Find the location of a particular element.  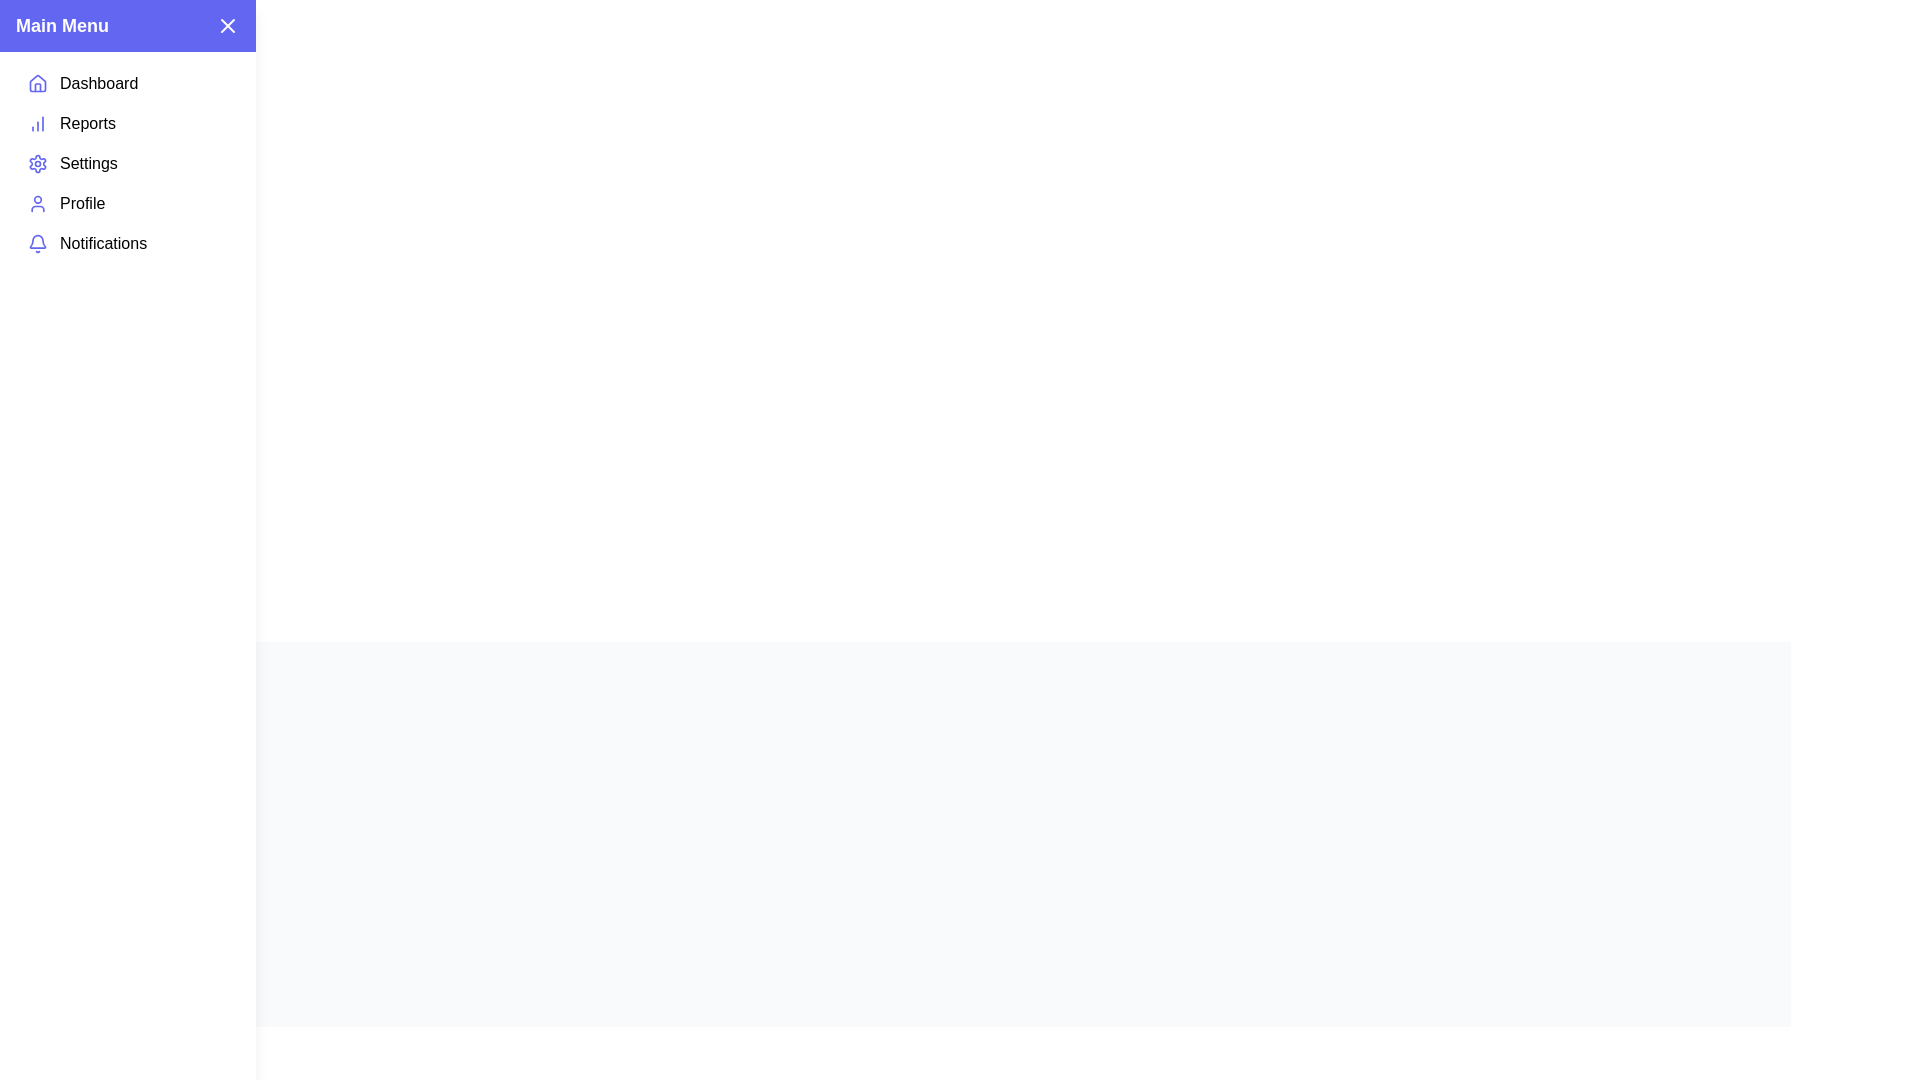

the 'Settings' SVG icon located in the vertical menu on the left side of the interface, positioned as the third entry in the list is located at coordinates (38, 163).